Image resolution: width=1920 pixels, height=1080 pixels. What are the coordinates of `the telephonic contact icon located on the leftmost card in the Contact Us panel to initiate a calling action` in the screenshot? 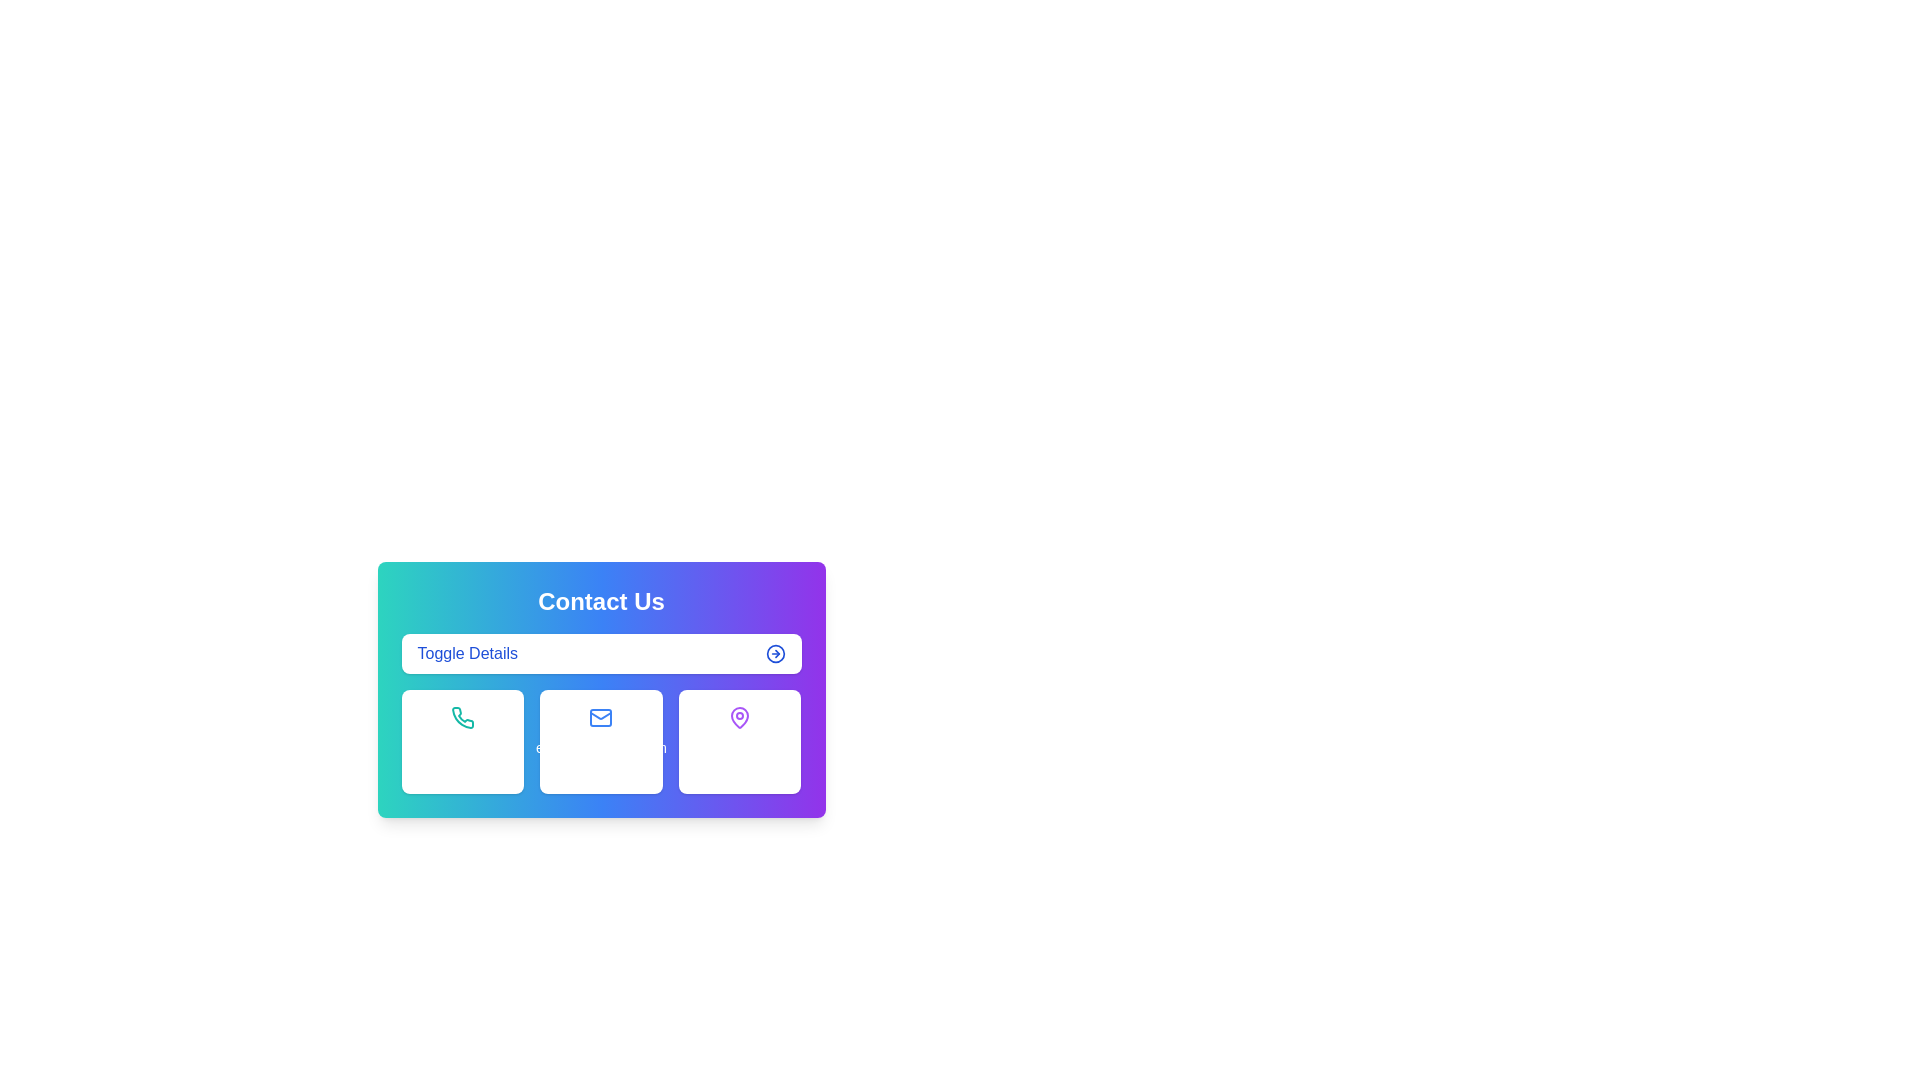 It's located at (461, 716).